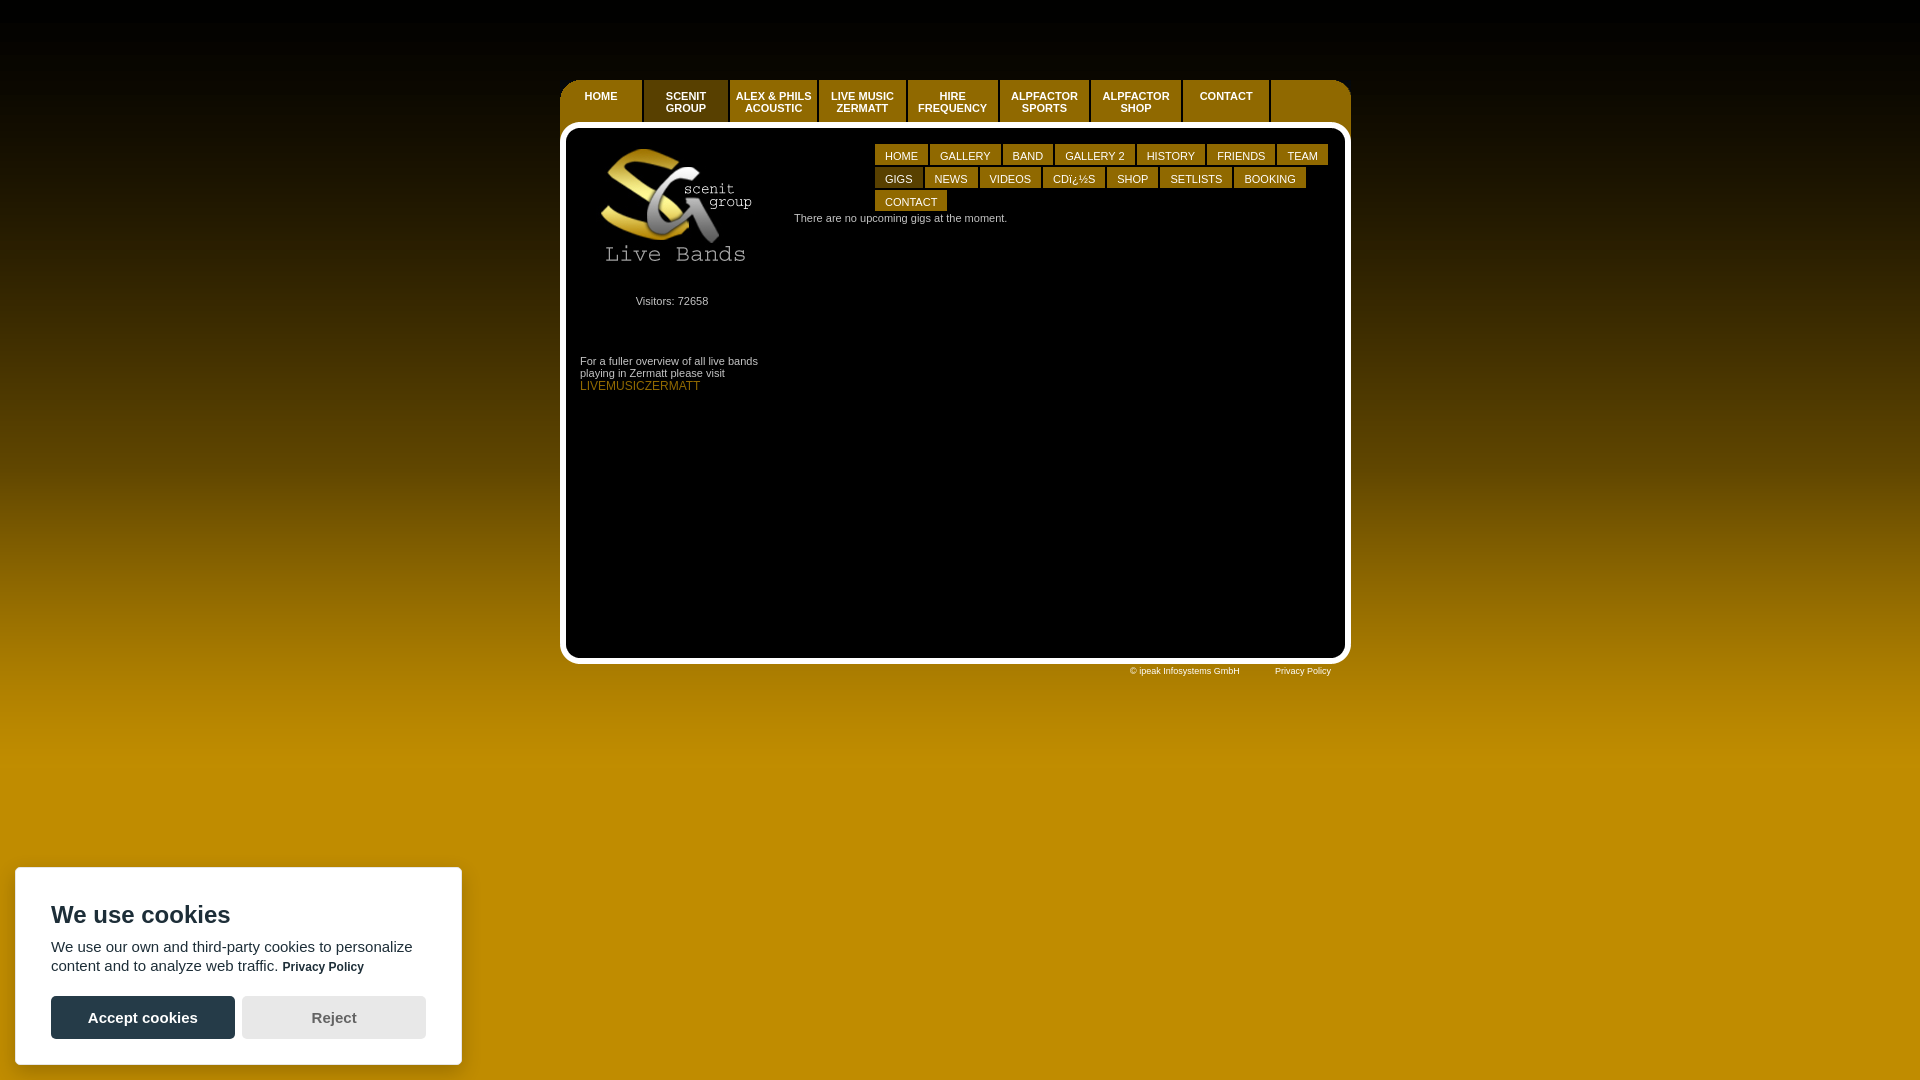 This screenshot has height=1080, width=1920. I want to click on 'SCENIT, so click(686, 101).